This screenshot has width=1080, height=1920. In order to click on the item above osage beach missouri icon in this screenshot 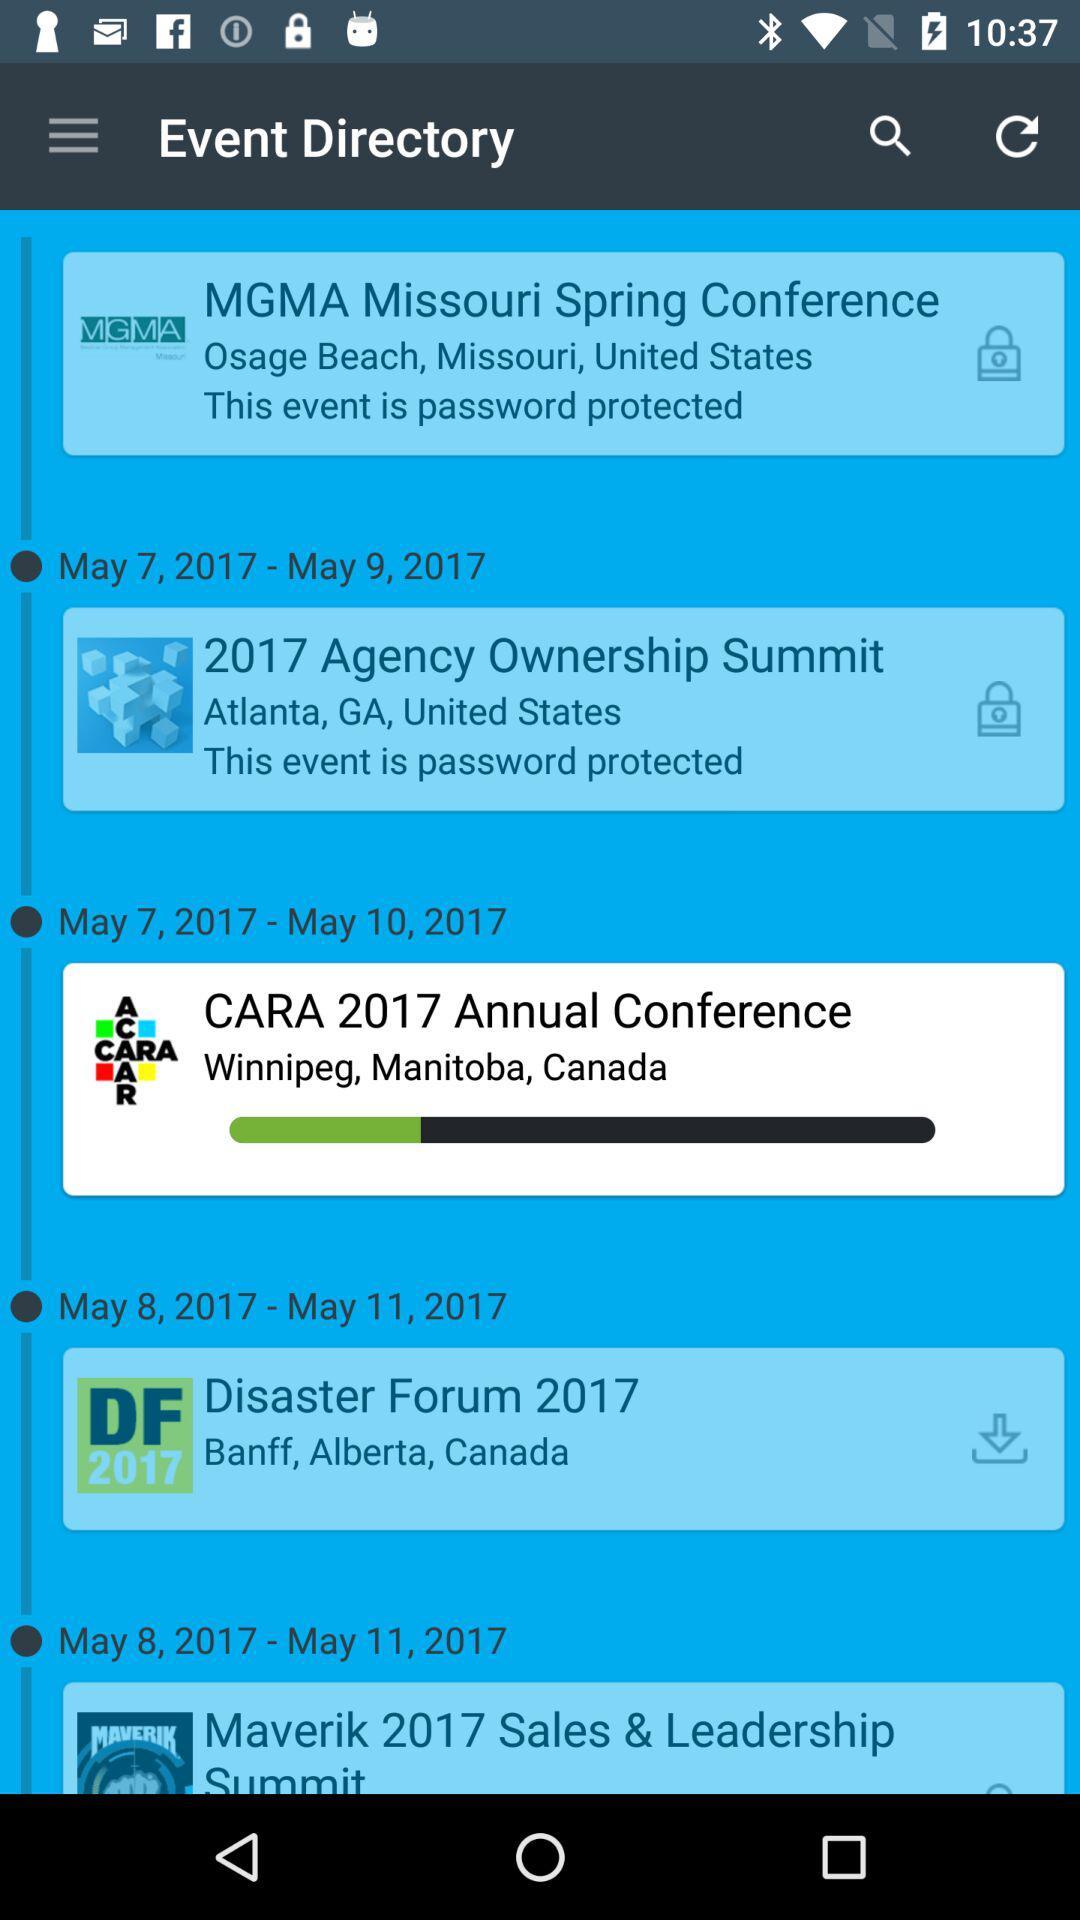, I will do `click(582, 297)`.